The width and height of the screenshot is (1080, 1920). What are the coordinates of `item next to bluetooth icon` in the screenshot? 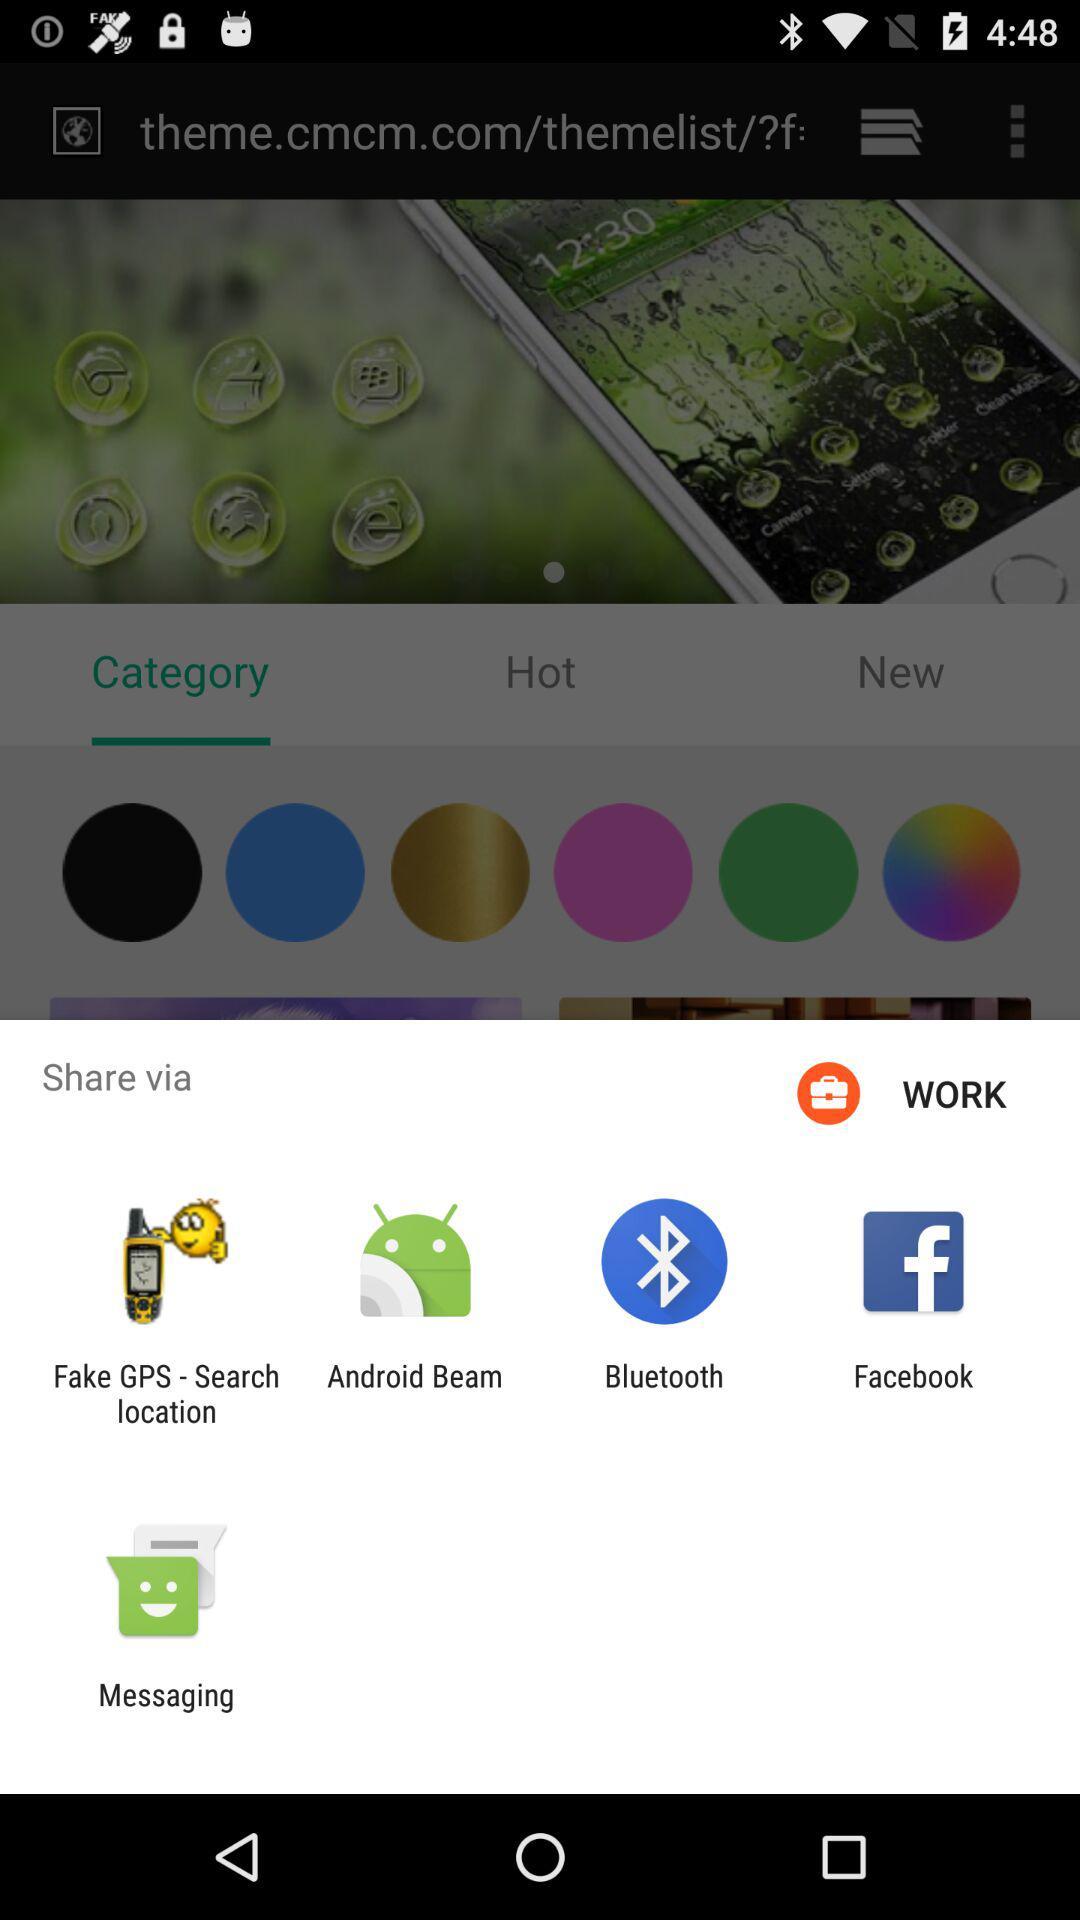 It's located at (913, 1392).